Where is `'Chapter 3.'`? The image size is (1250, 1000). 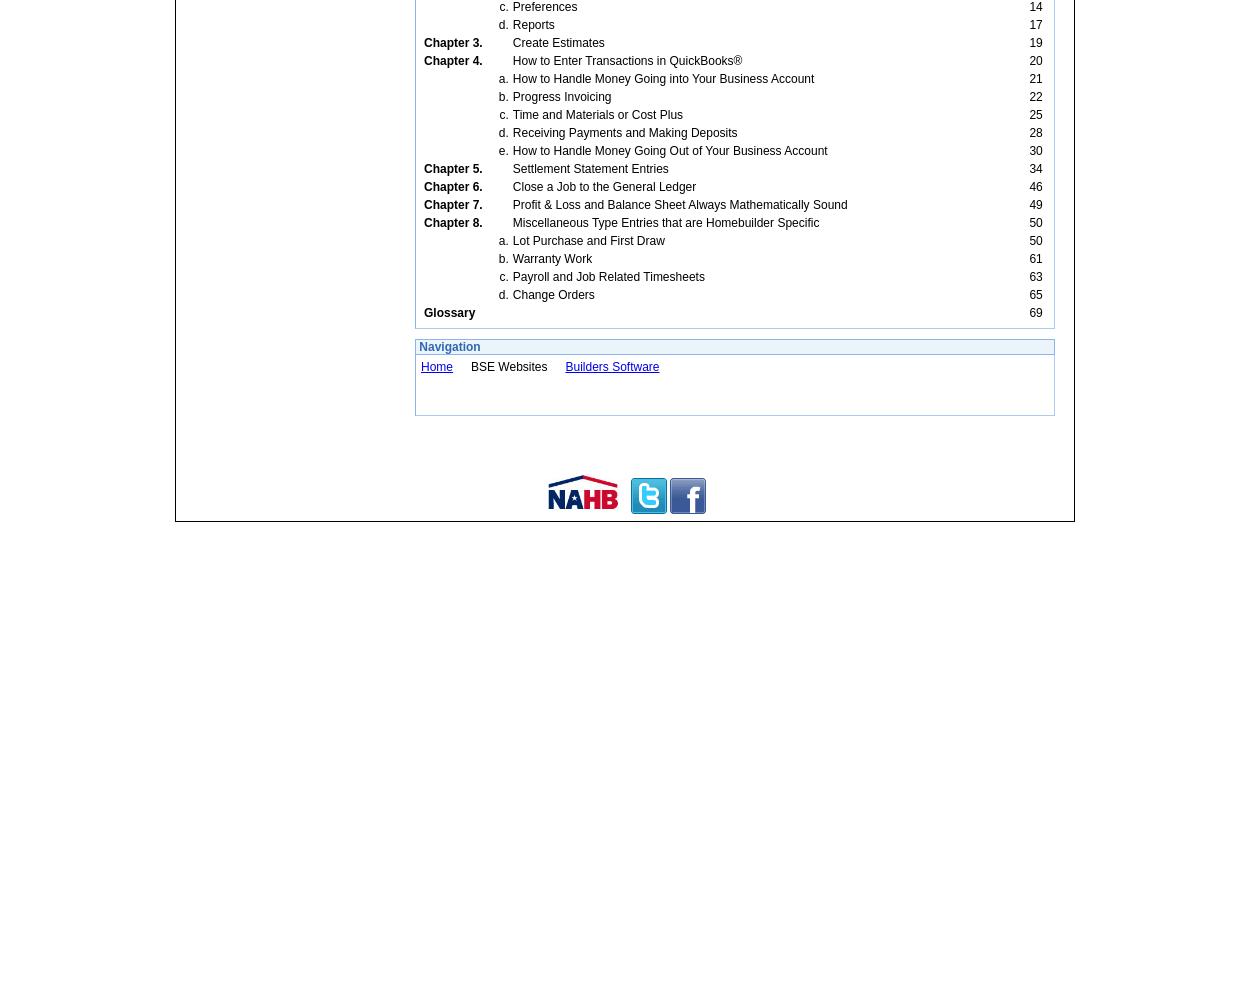 'Chapter 3.' is located at coordinates (452, 43).